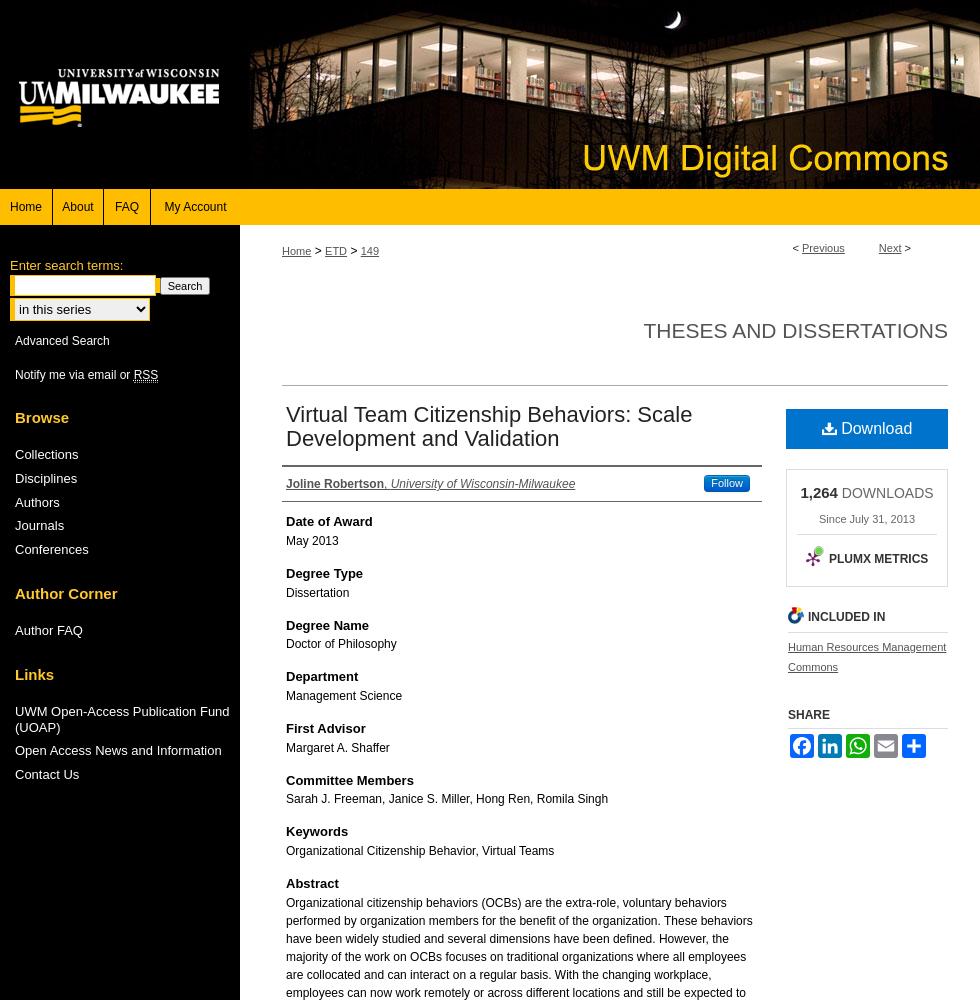 Image resolution: width=980 pixels, height=1000 pixels. Describe the element at coordinates (42, 417) in the screenshot. I see `'Browse'` at that location.